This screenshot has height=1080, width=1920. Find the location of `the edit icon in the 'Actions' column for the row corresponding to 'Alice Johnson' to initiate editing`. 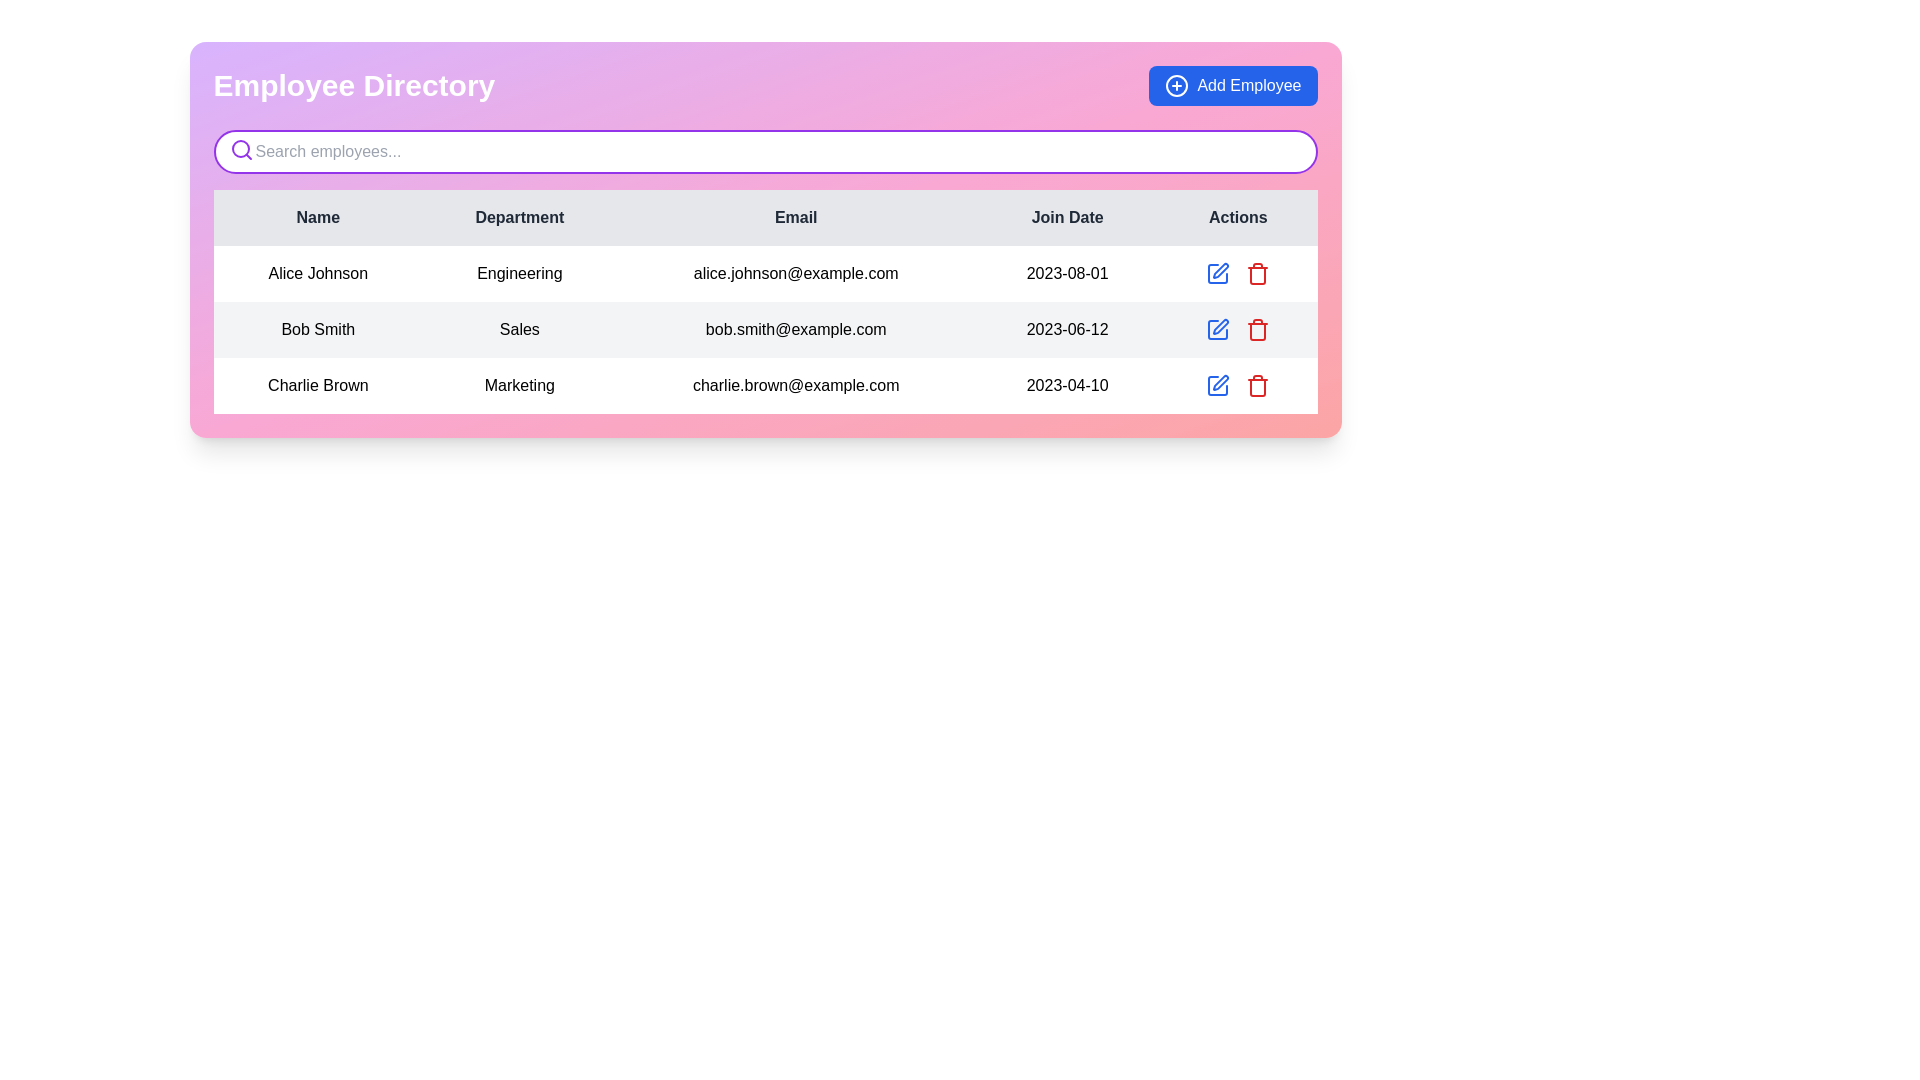

the edit icon in the 'Actions' column for the row corresponding to 'Alice Johnson' to initiate editing is located at coordinates (1220, 270).